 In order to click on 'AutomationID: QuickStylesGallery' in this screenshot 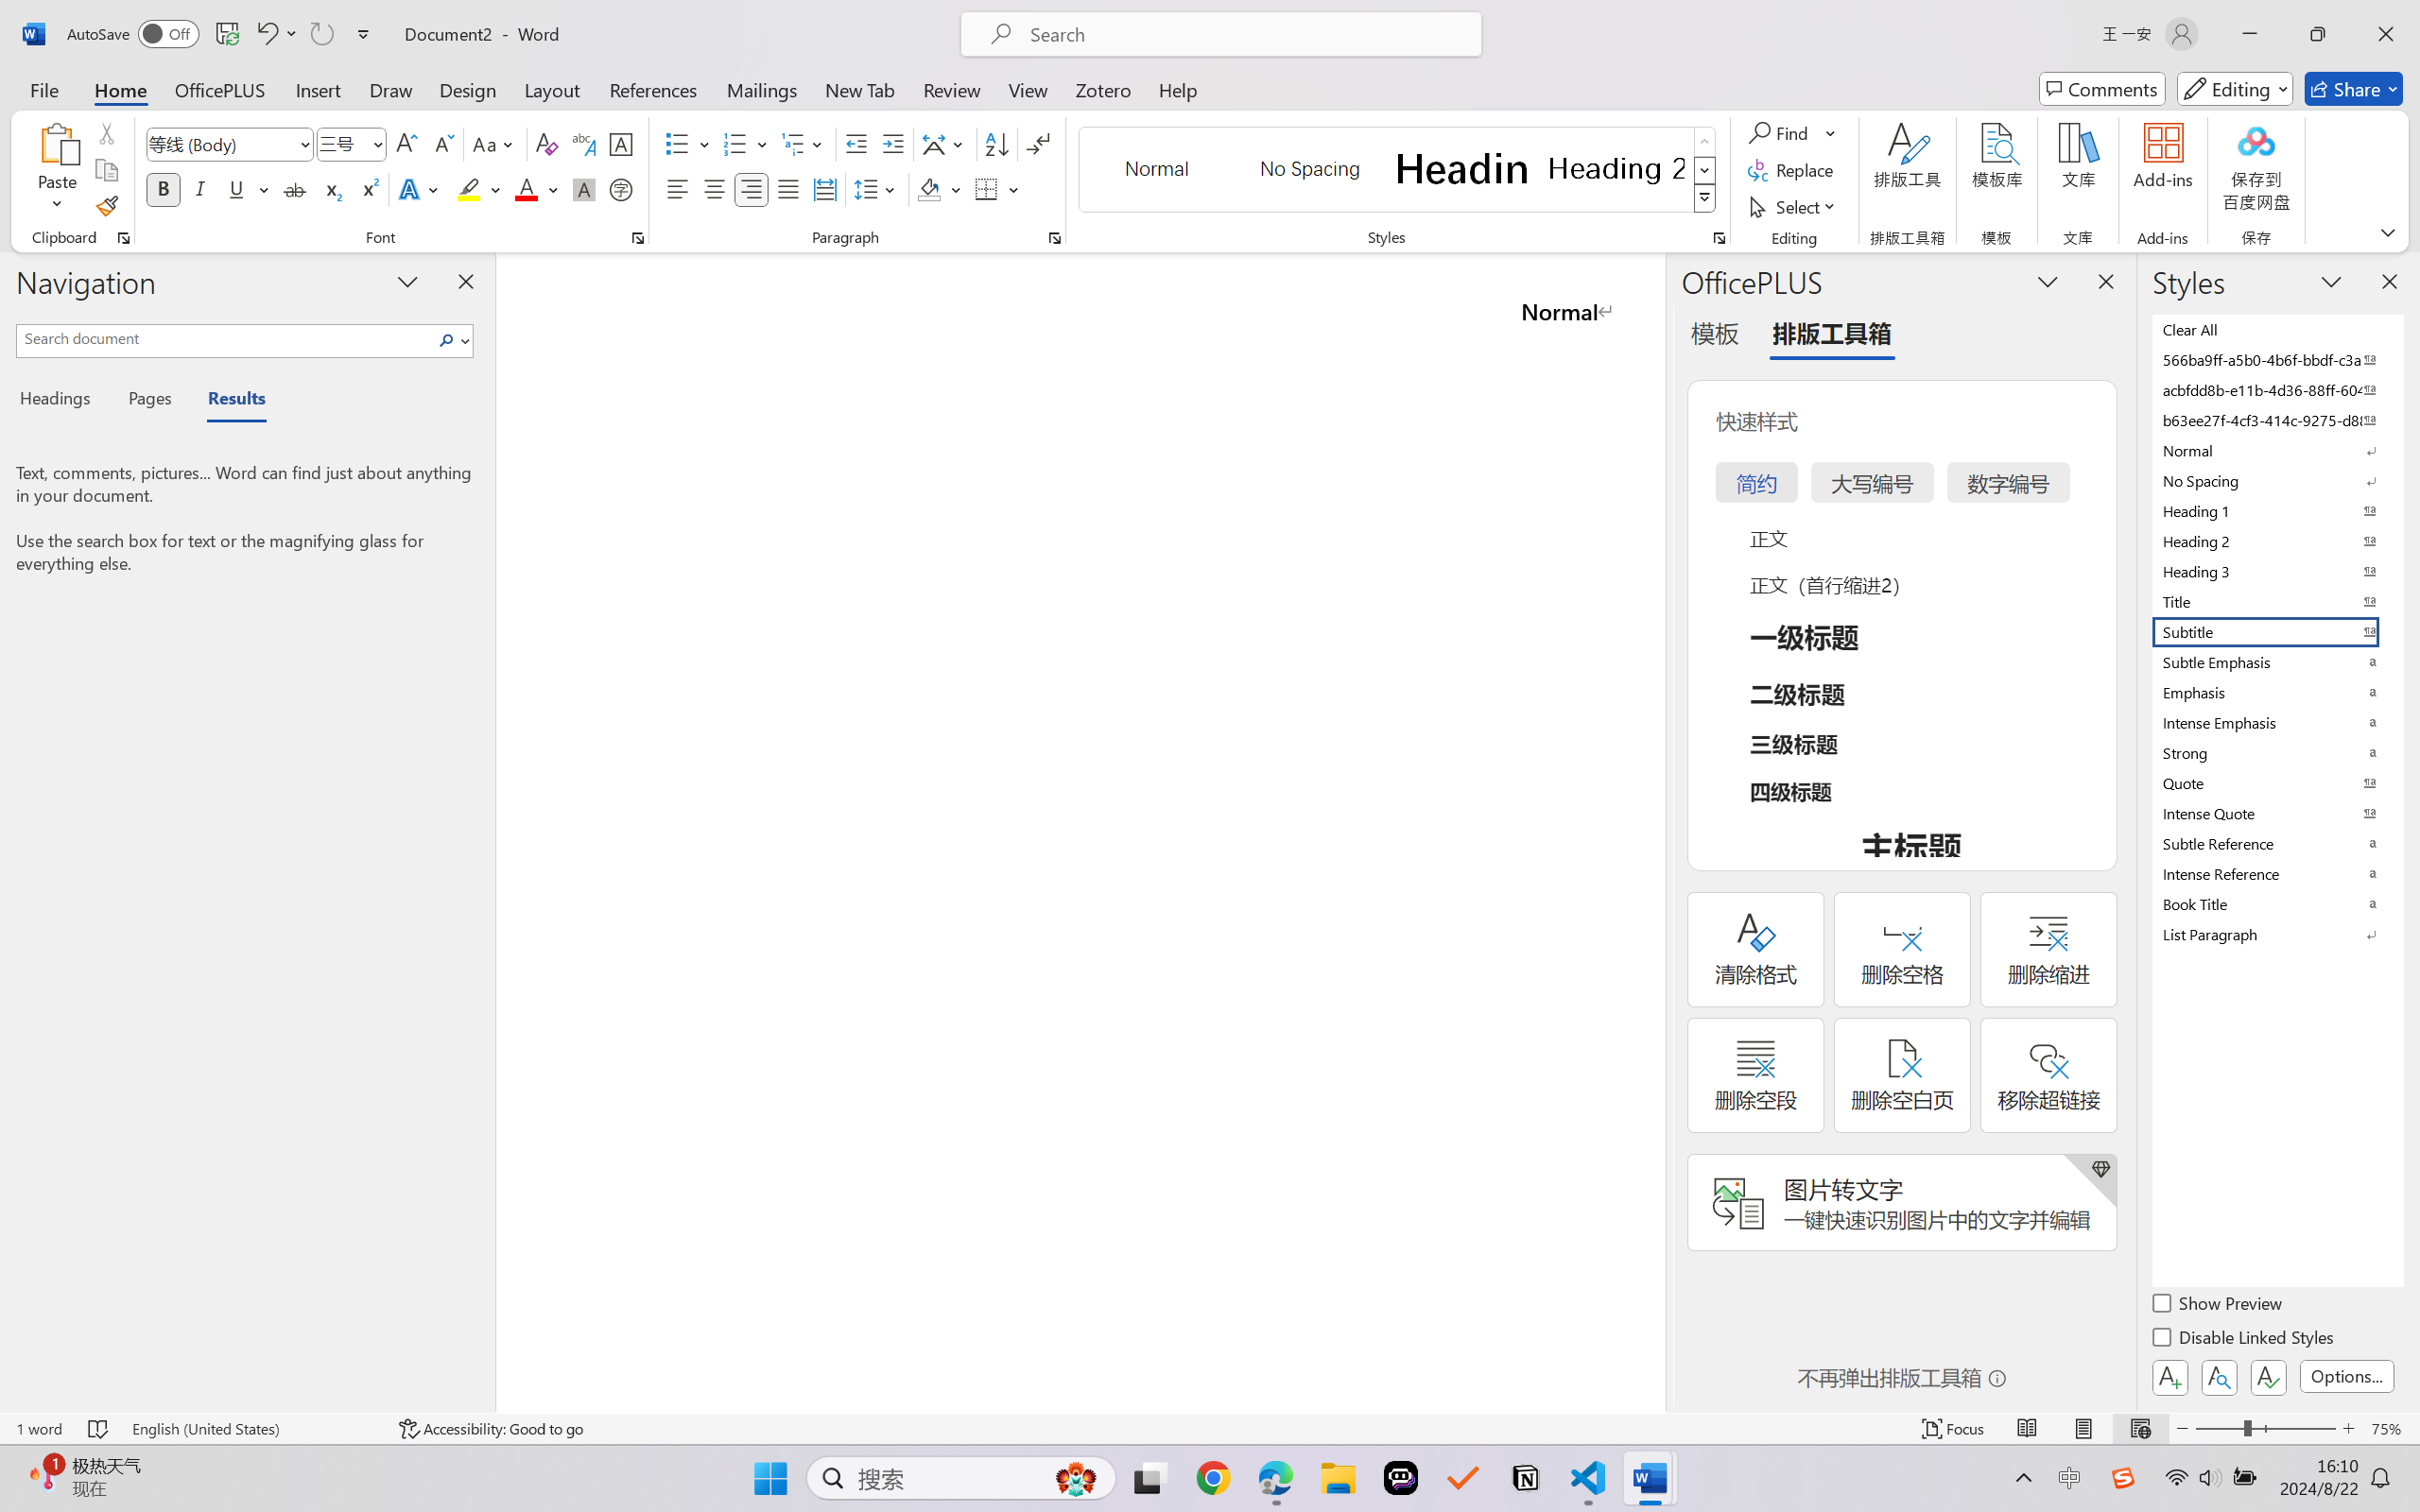, I will do `click(1397, 170)`.